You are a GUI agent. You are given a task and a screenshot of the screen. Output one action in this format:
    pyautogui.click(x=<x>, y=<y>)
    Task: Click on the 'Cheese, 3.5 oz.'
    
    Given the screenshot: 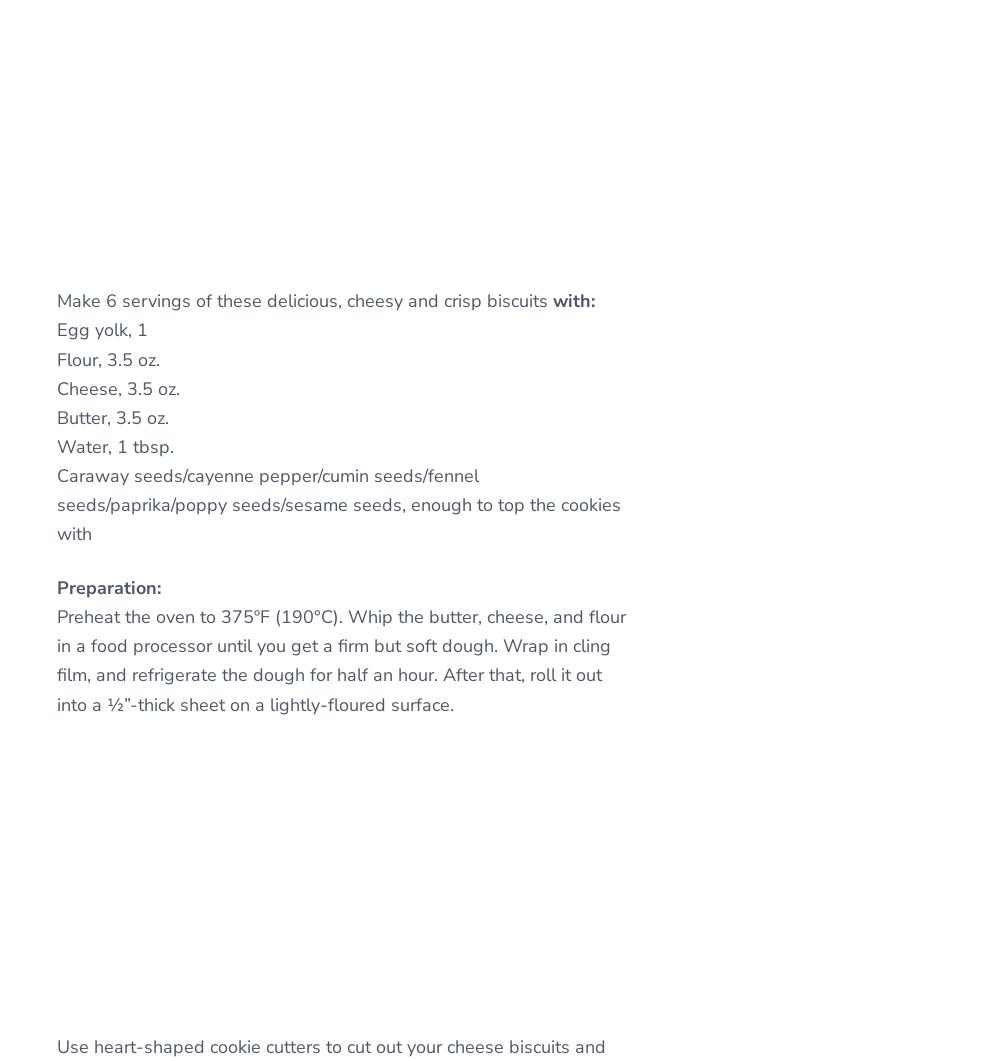 What is the action you would take?
    pyautogui.click(x=117, y=388)
    